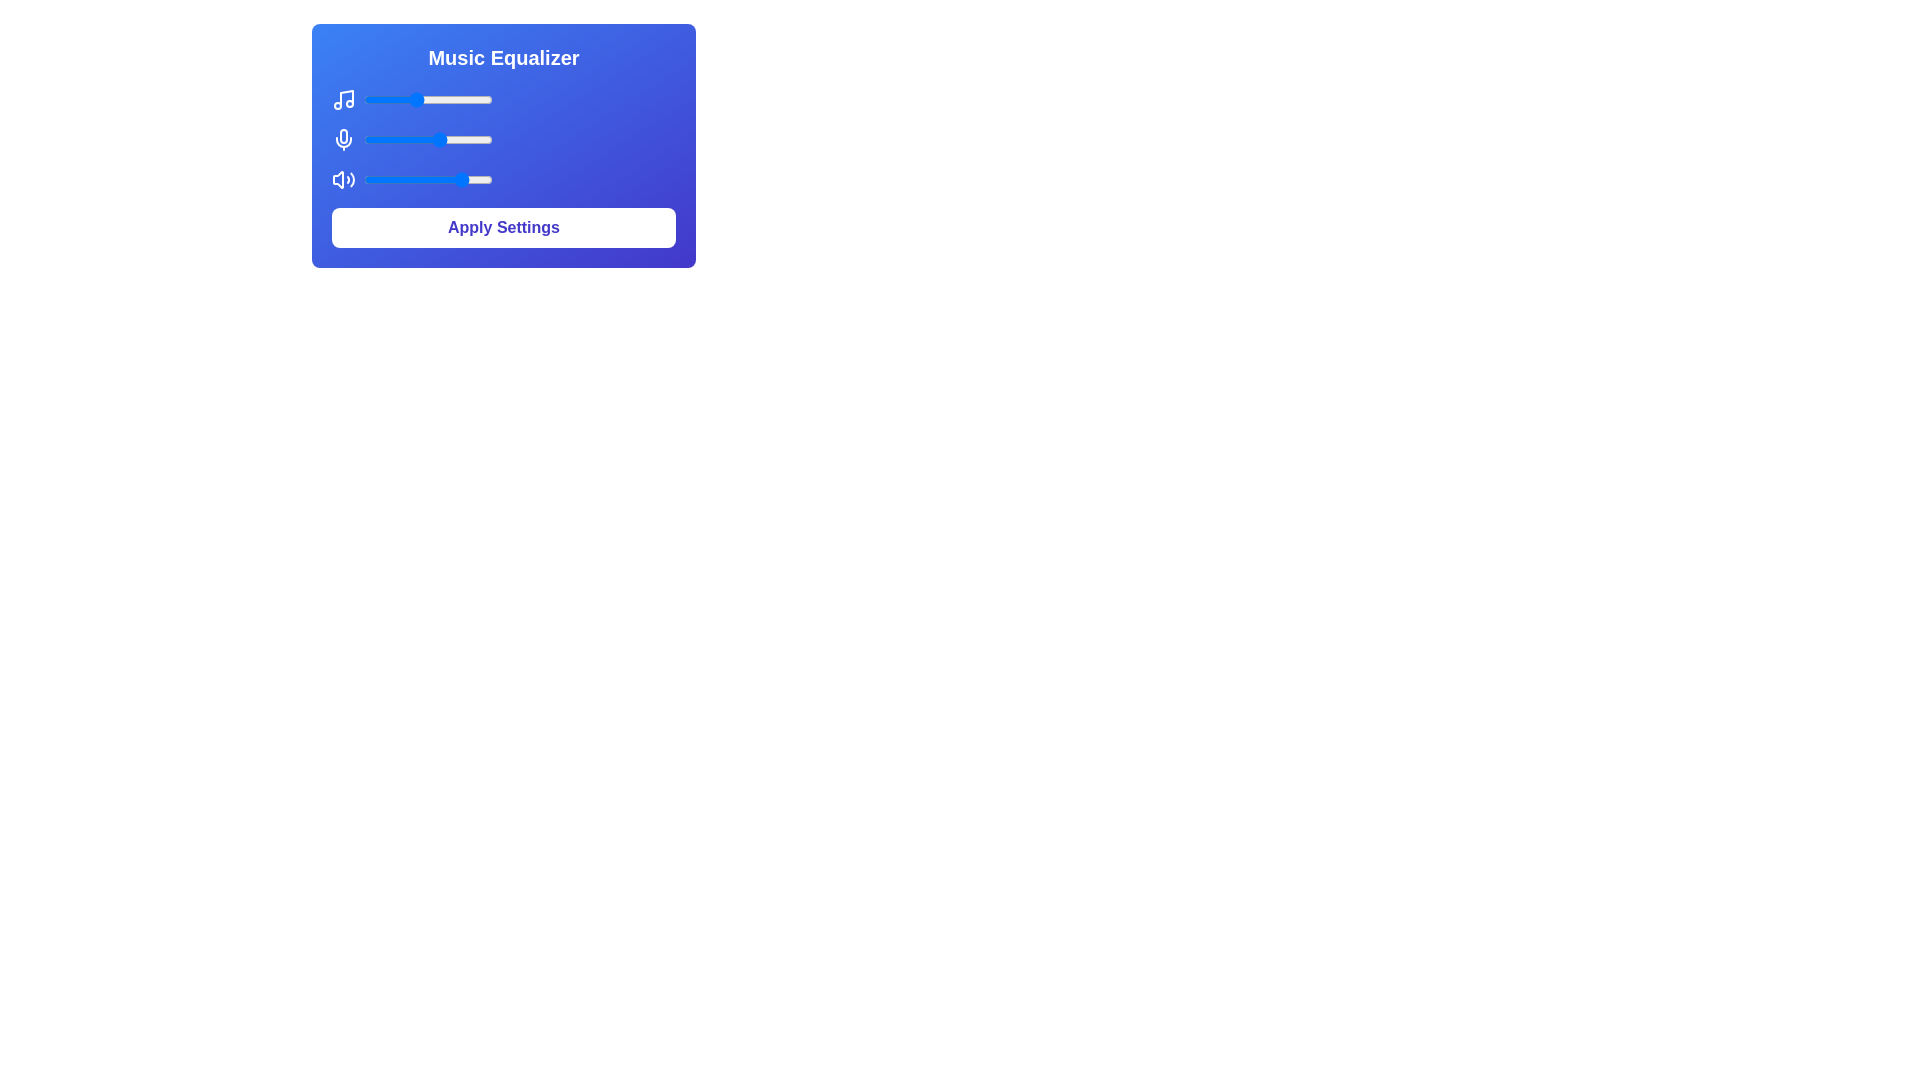 The height and width of the screenshot is (1080, 1920). What do you see at coordinates (344, 180) in the screenshot?
I see `the audio control icon, which serves as a visual indicator for toggling mute or accessing volume settings` at bounding box center [344, 180].